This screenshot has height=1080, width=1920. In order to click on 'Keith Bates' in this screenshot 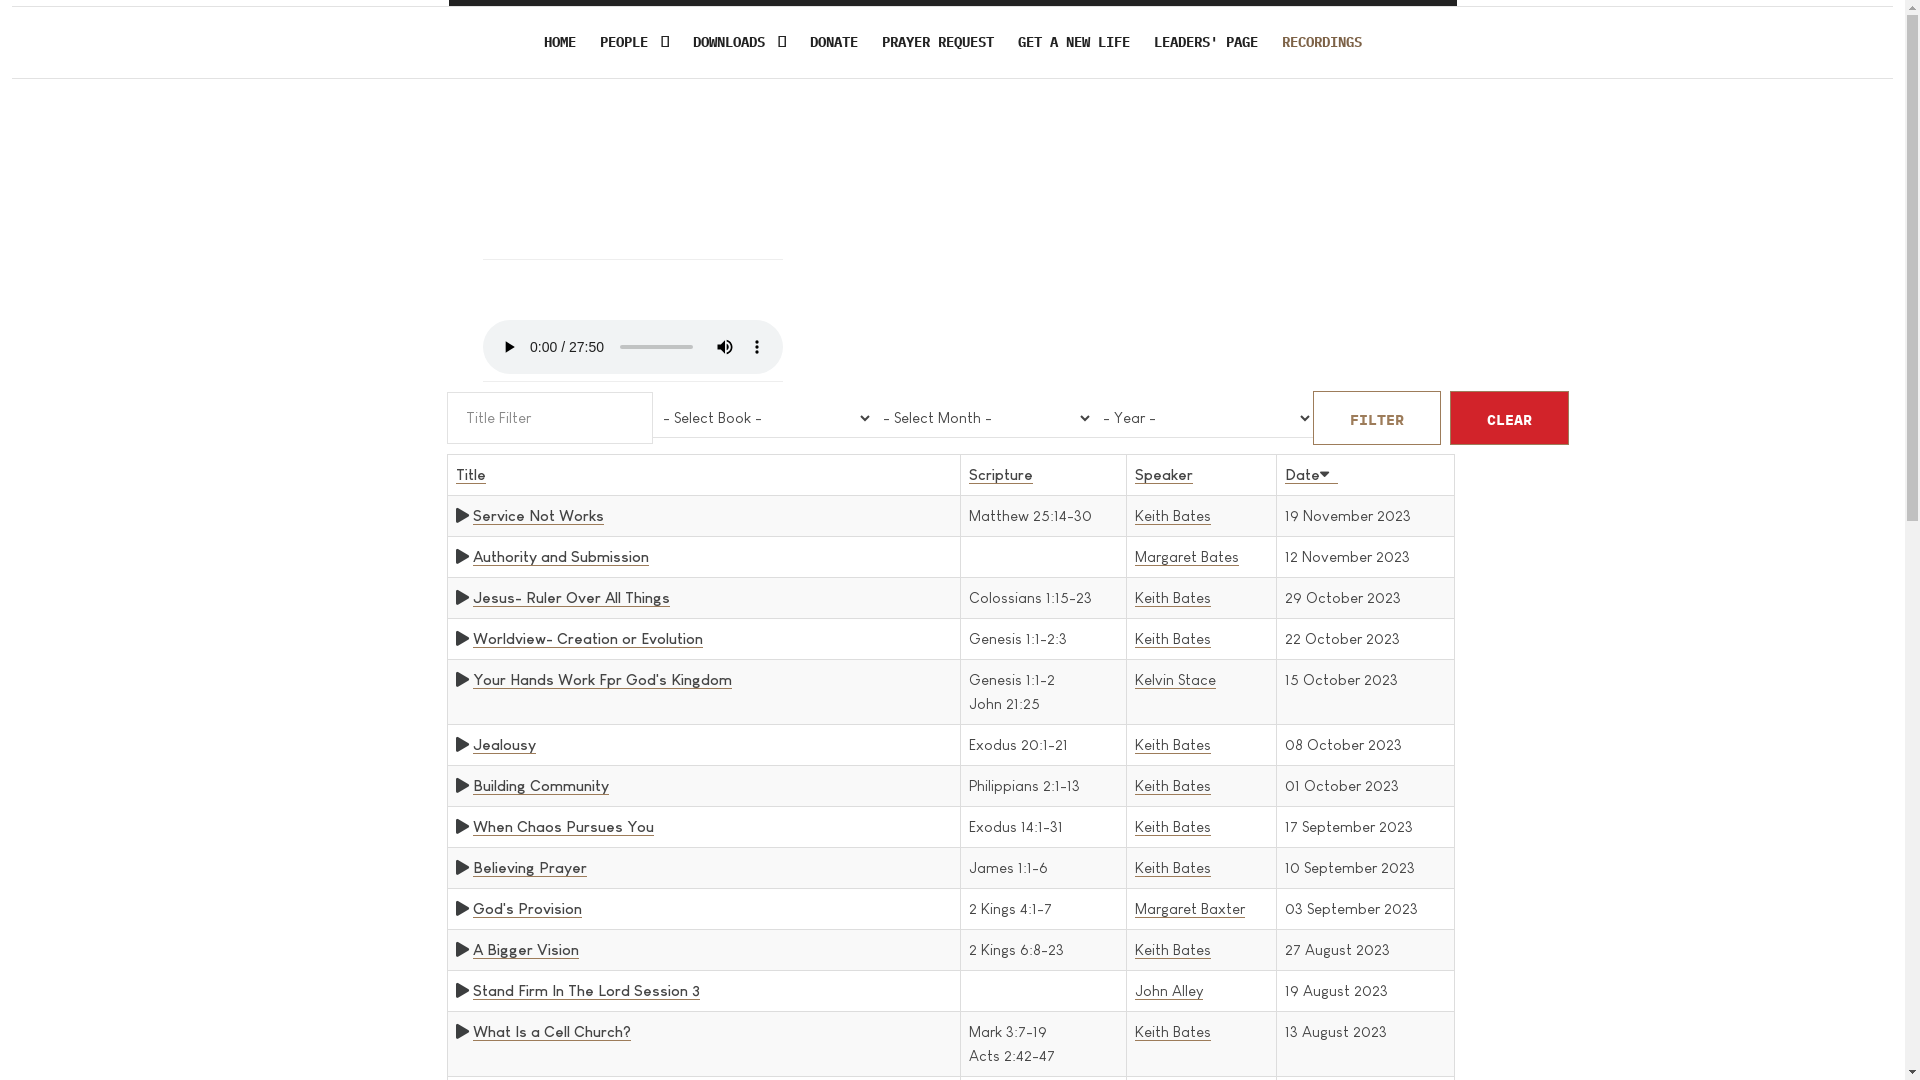, I will do `click(1172, 639)`.